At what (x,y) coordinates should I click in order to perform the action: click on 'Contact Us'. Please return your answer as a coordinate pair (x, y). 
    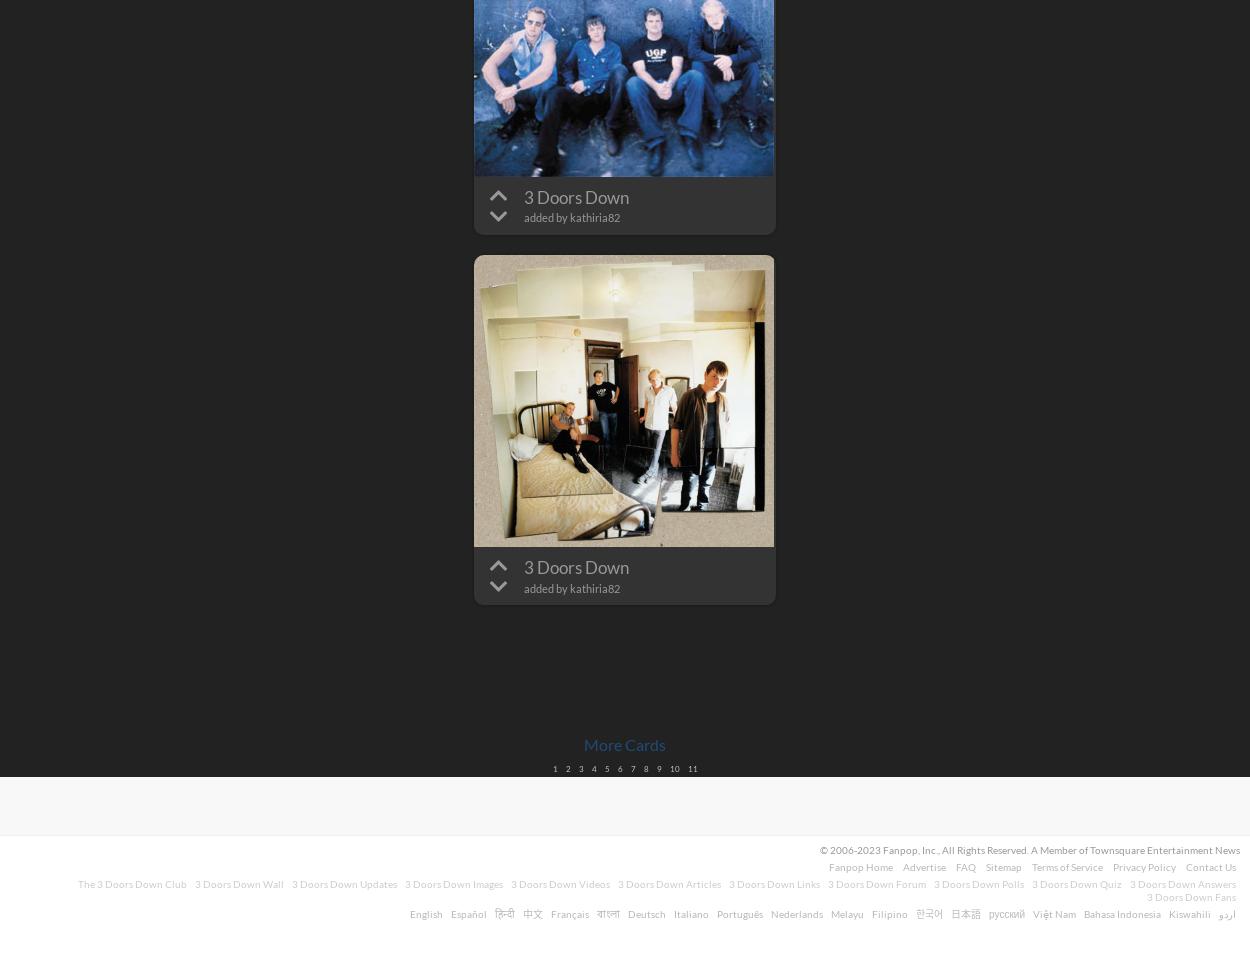
    Looking at the image, I should click on (1210, 867).